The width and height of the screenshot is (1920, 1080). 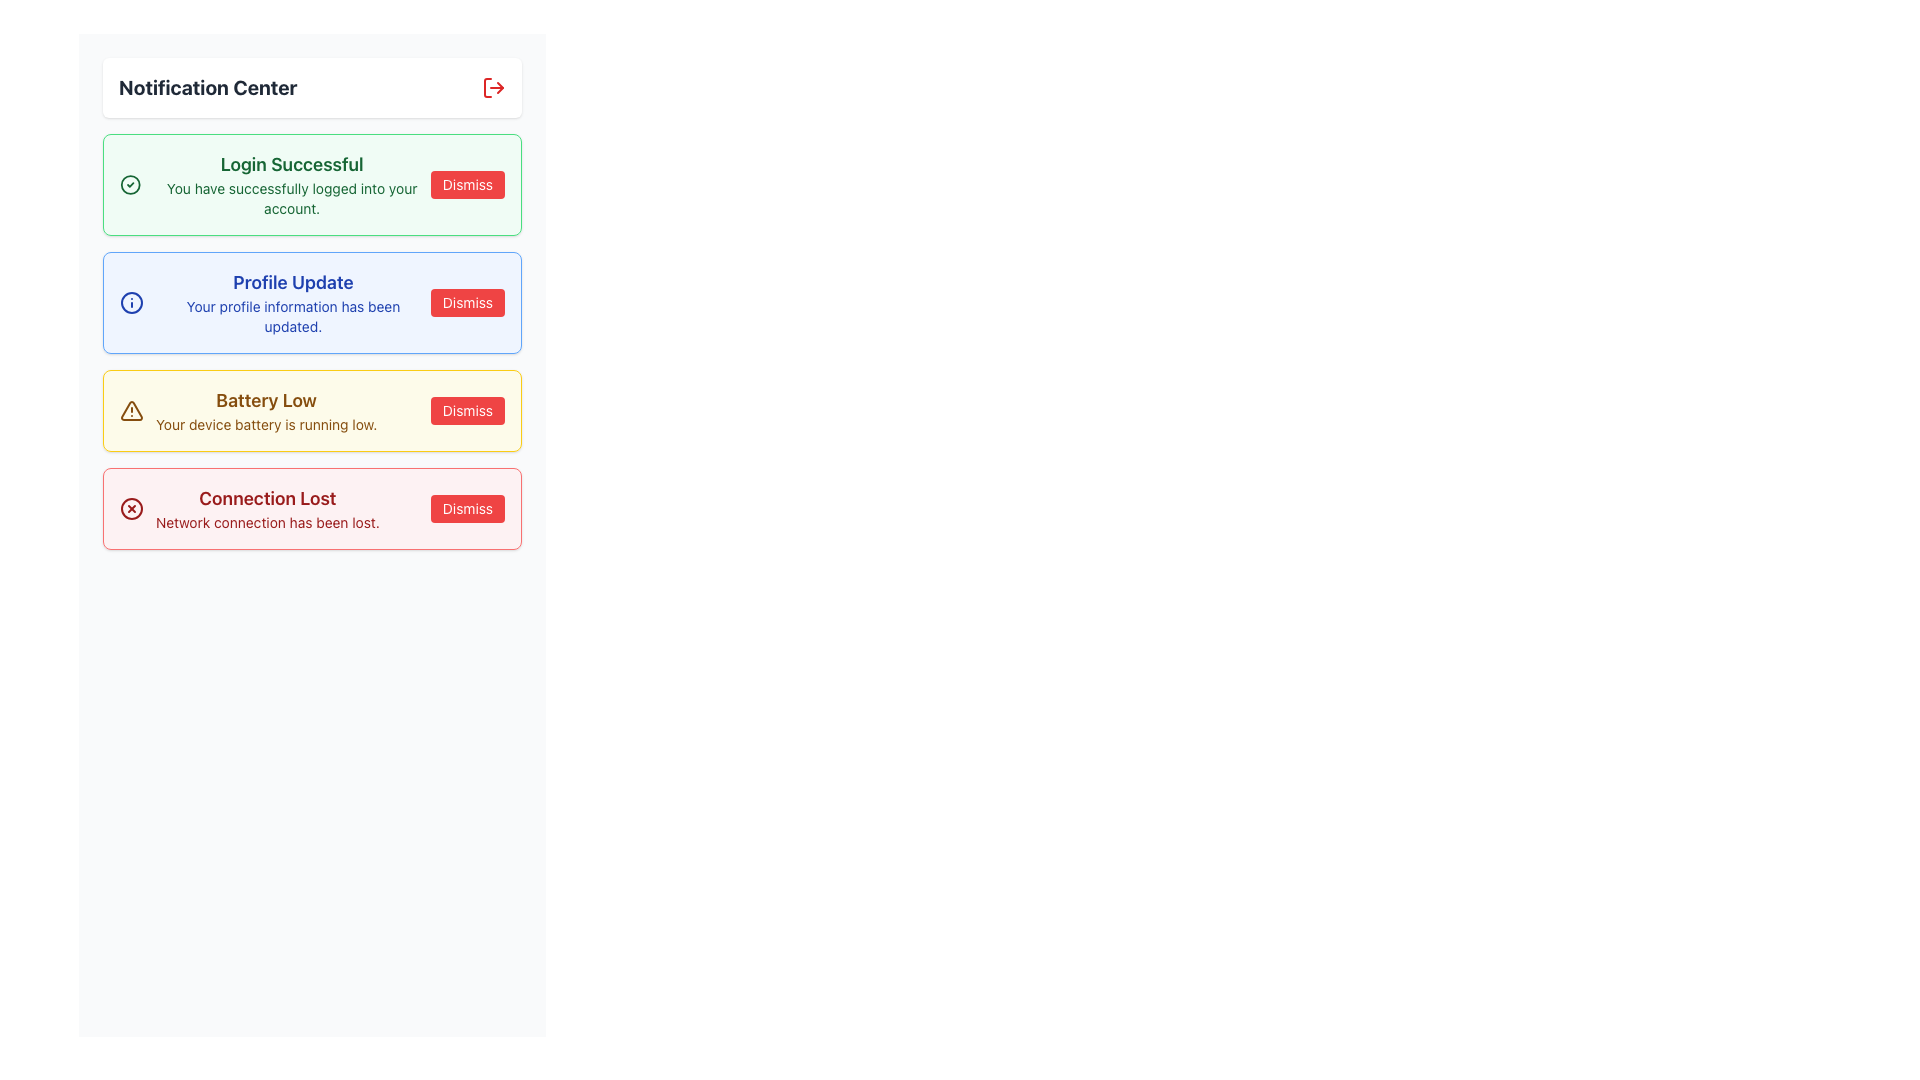 I want to click on the circular decorative icon with a blue outline and dot, located to the left of the 'Profile Update' notification message in the notification center, so click(x=131, y=303).